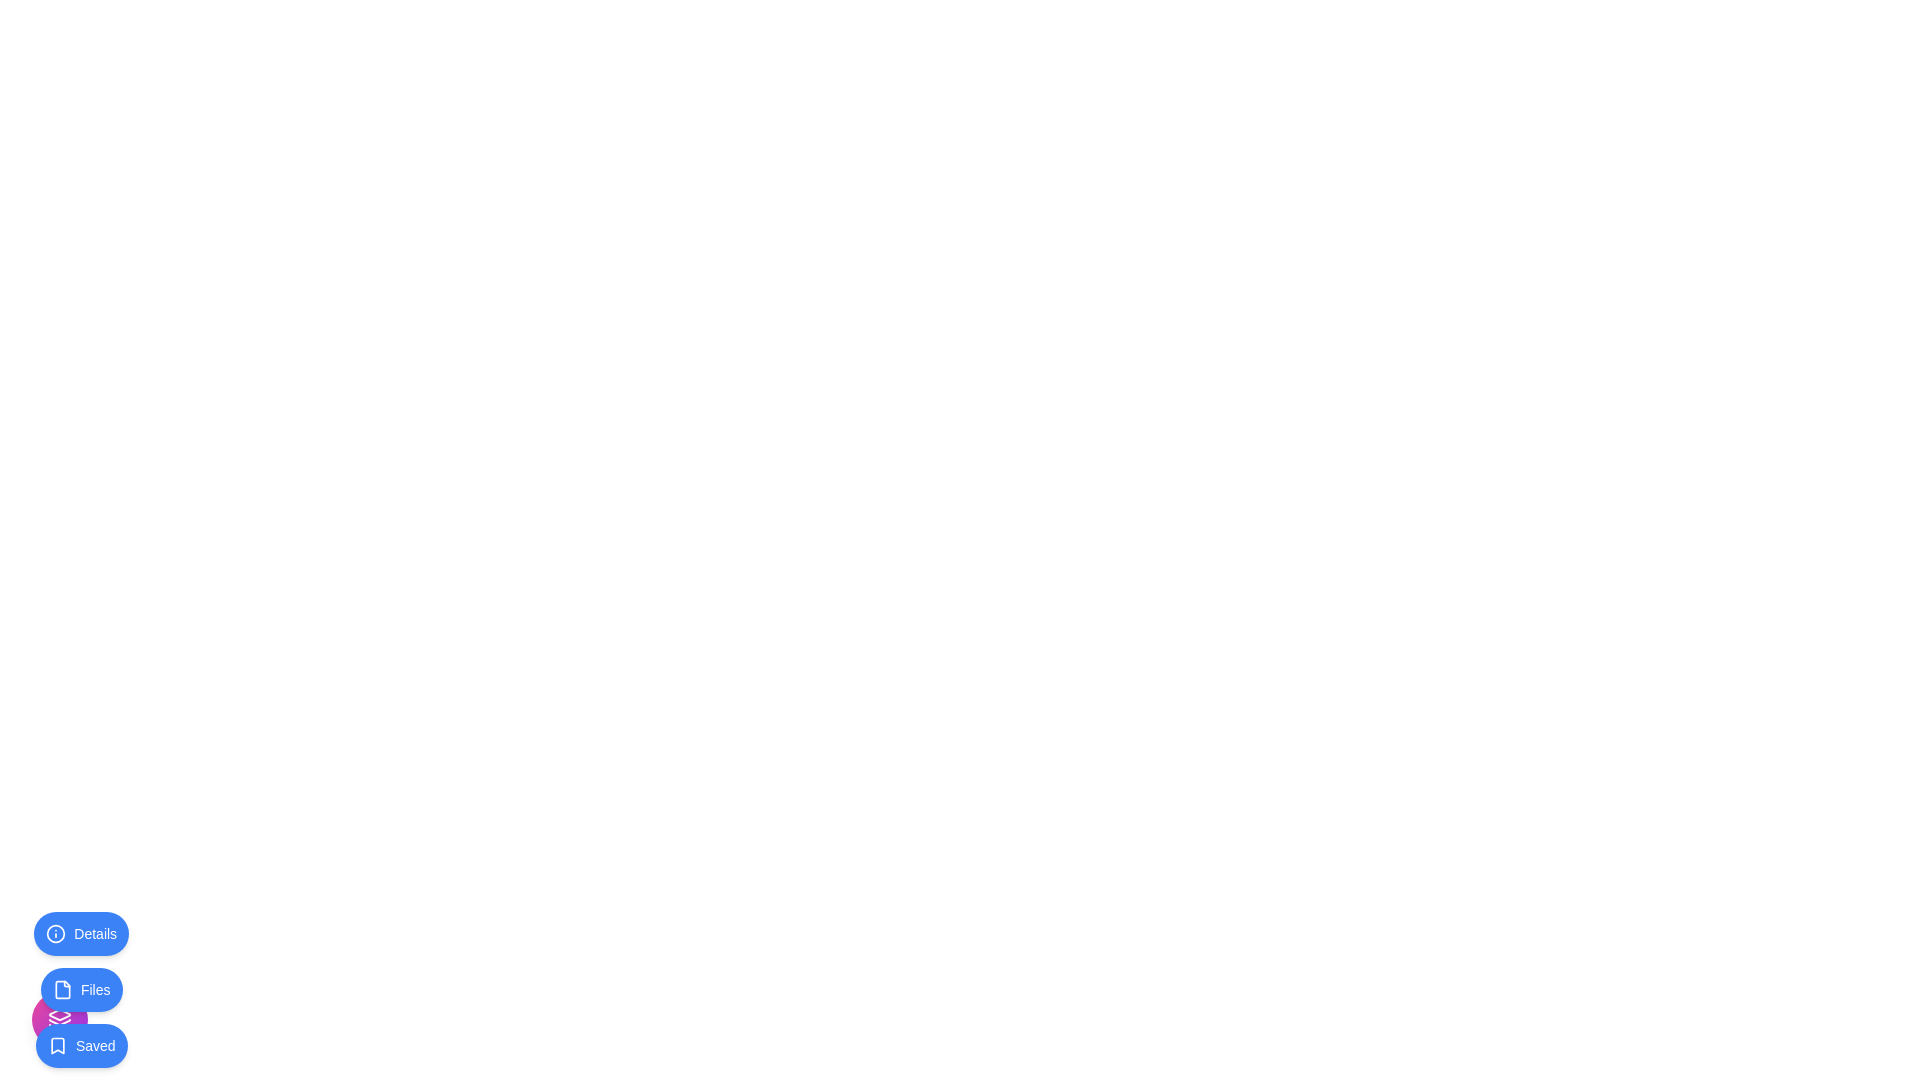 The height and width of the screenshot is (1080, 1920). What do you see at coordinates (62, 990) in the screenshot?
I see `the file icon within the 'Files' button` at bounding box center [62, 990].